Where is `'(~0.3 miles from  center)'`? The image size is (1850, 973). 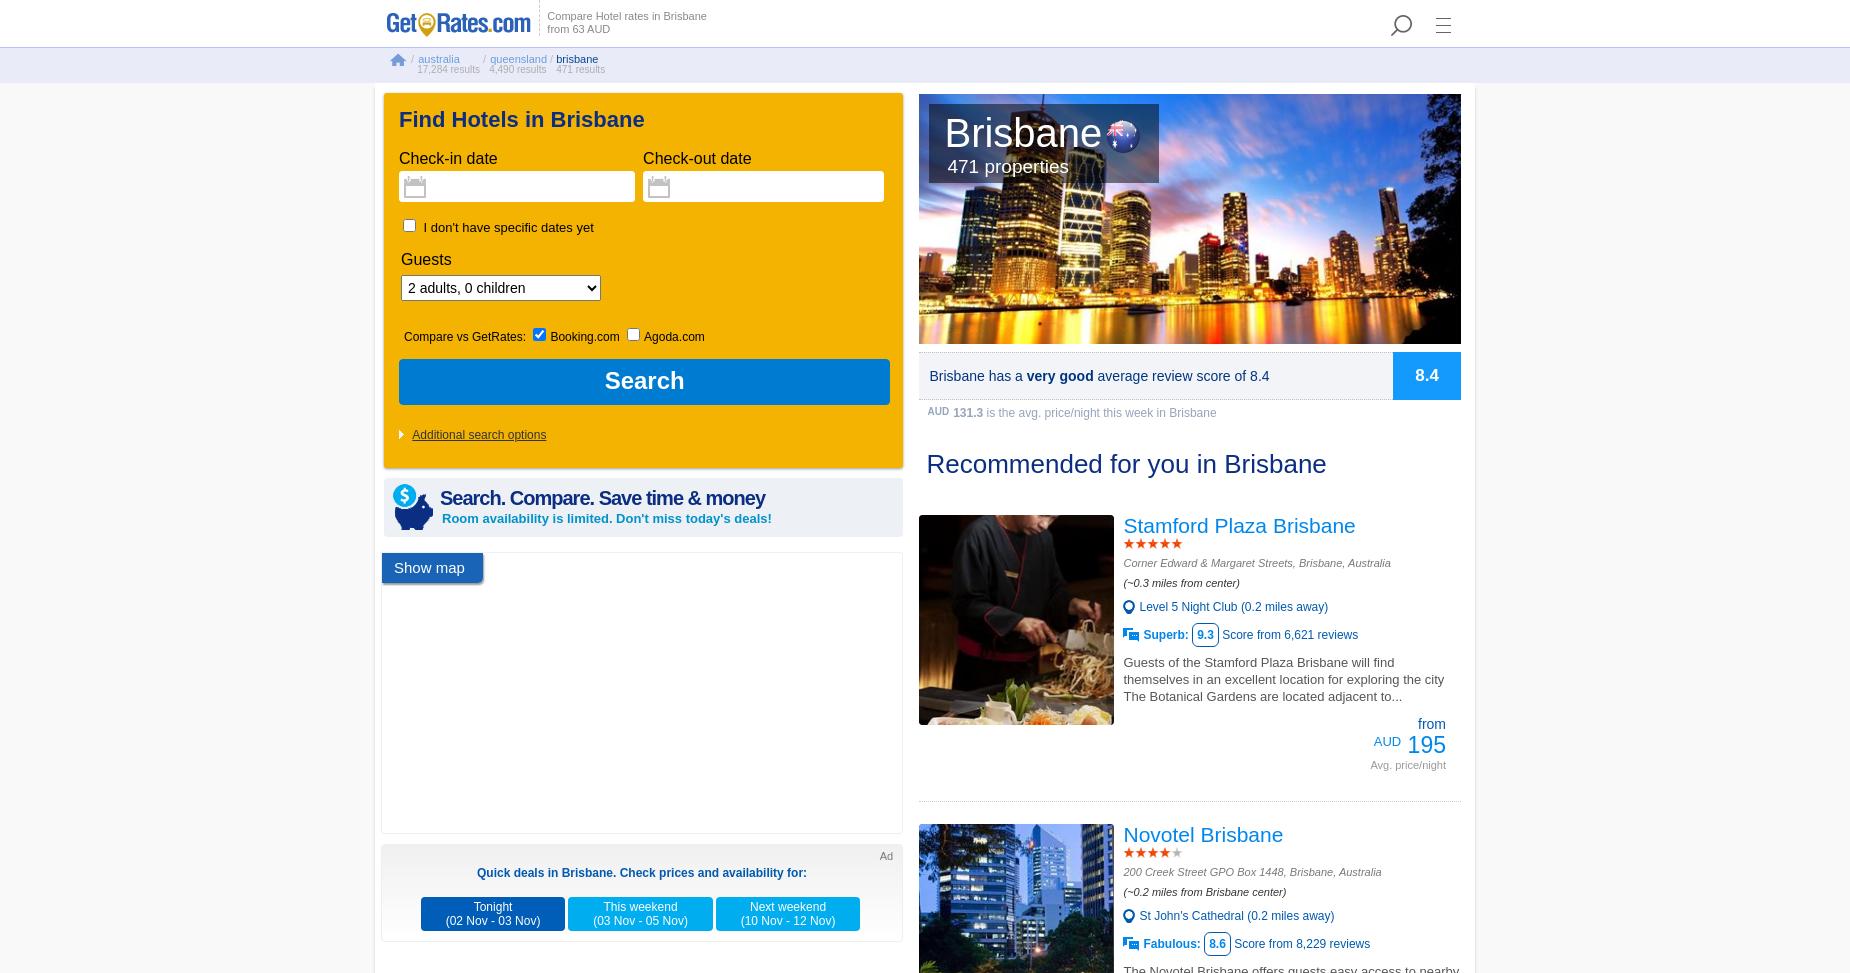 '(~0.3 miles from  center)' is located at coordinates (1180, 583).